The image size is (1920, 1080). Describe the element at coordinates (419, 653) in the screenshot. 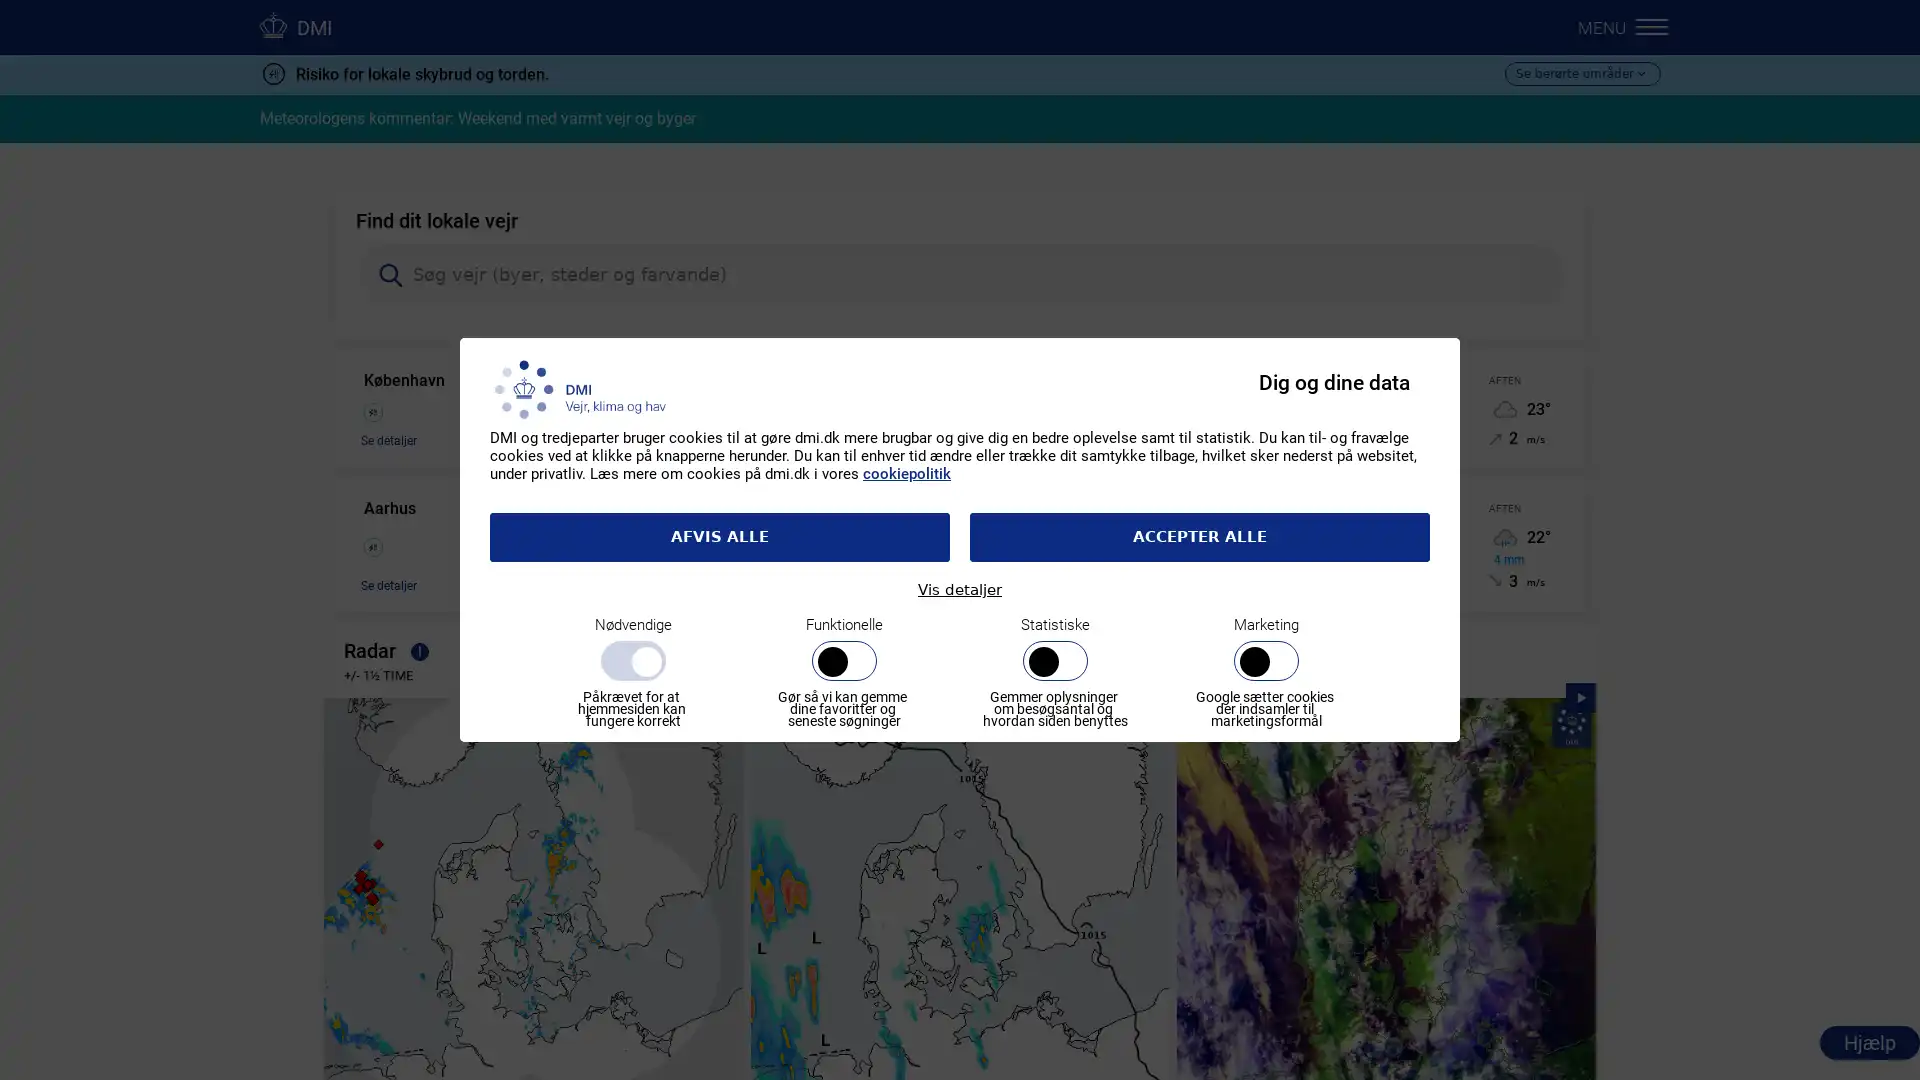

I see `Bemrk ikon` at that location.